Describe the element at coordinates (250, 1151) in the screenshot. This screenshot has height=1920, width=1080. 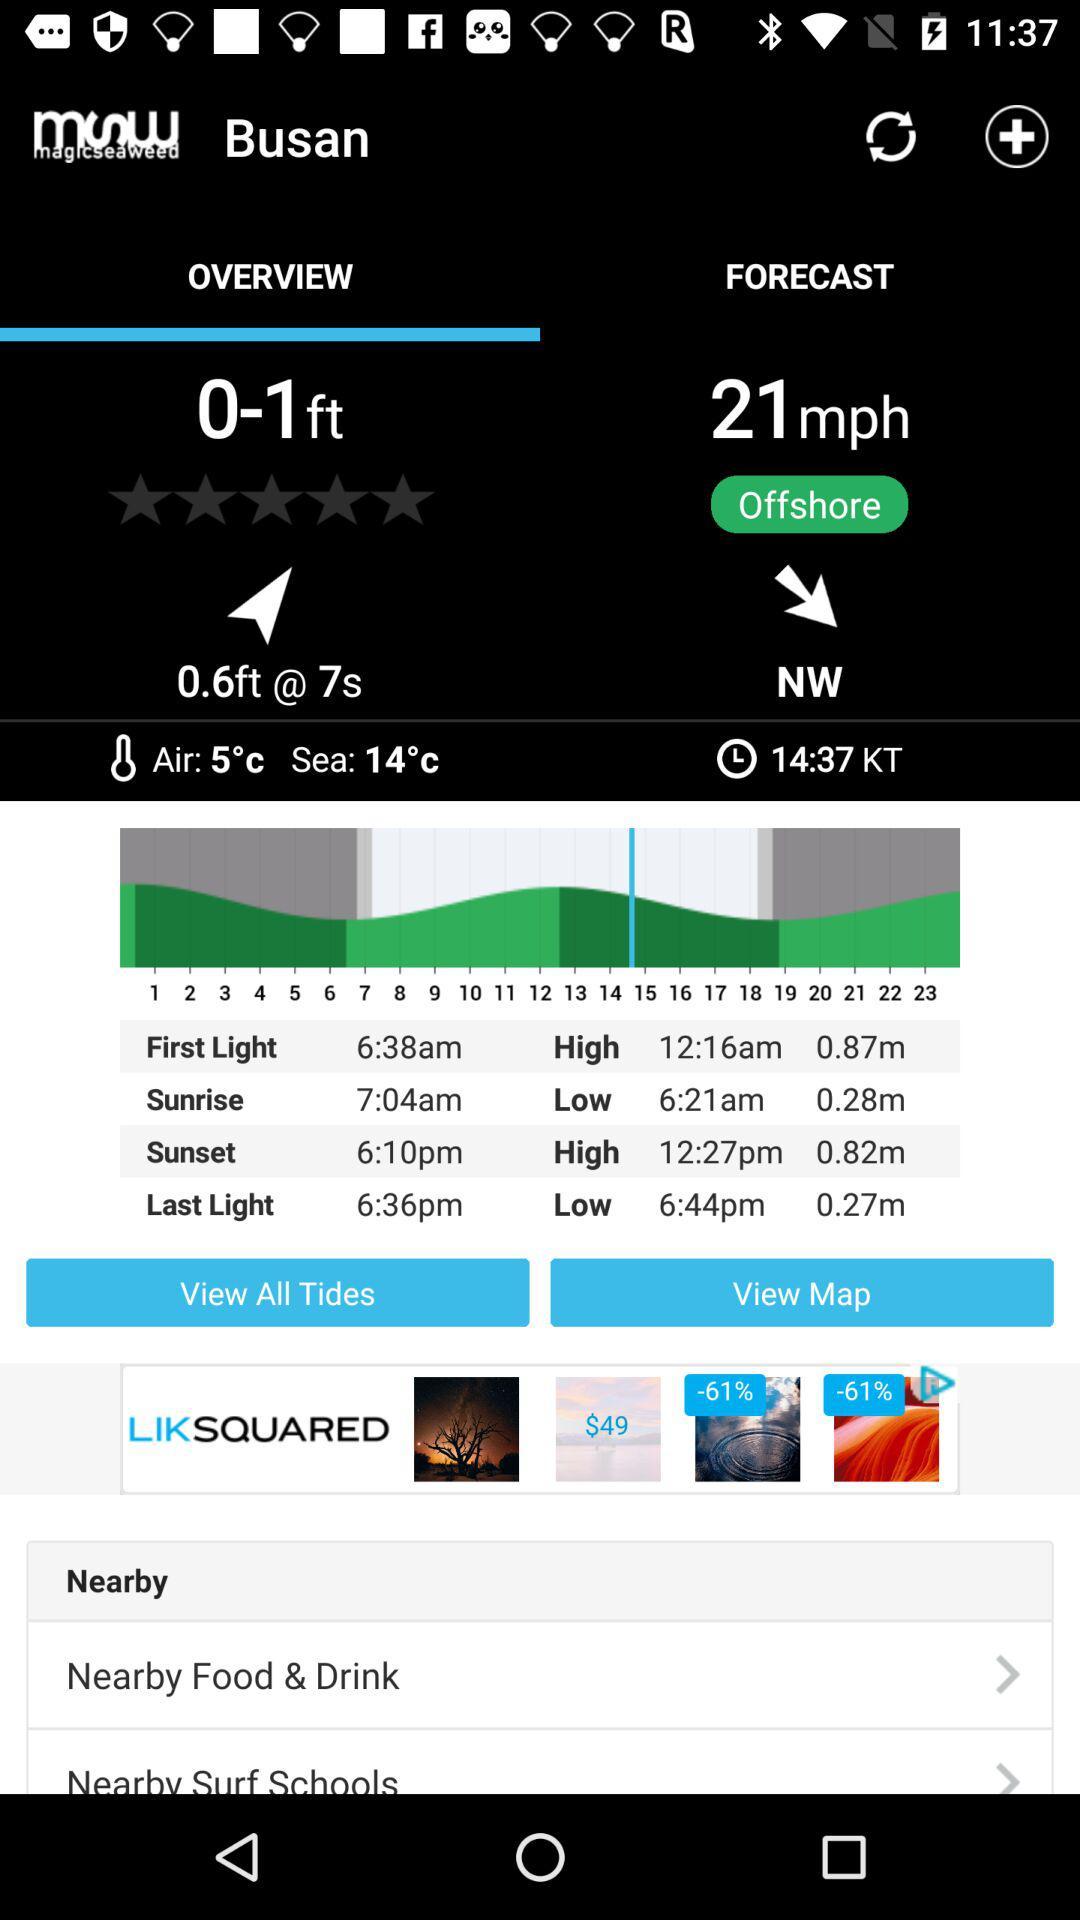
I see `item below sunrise item` at that location.